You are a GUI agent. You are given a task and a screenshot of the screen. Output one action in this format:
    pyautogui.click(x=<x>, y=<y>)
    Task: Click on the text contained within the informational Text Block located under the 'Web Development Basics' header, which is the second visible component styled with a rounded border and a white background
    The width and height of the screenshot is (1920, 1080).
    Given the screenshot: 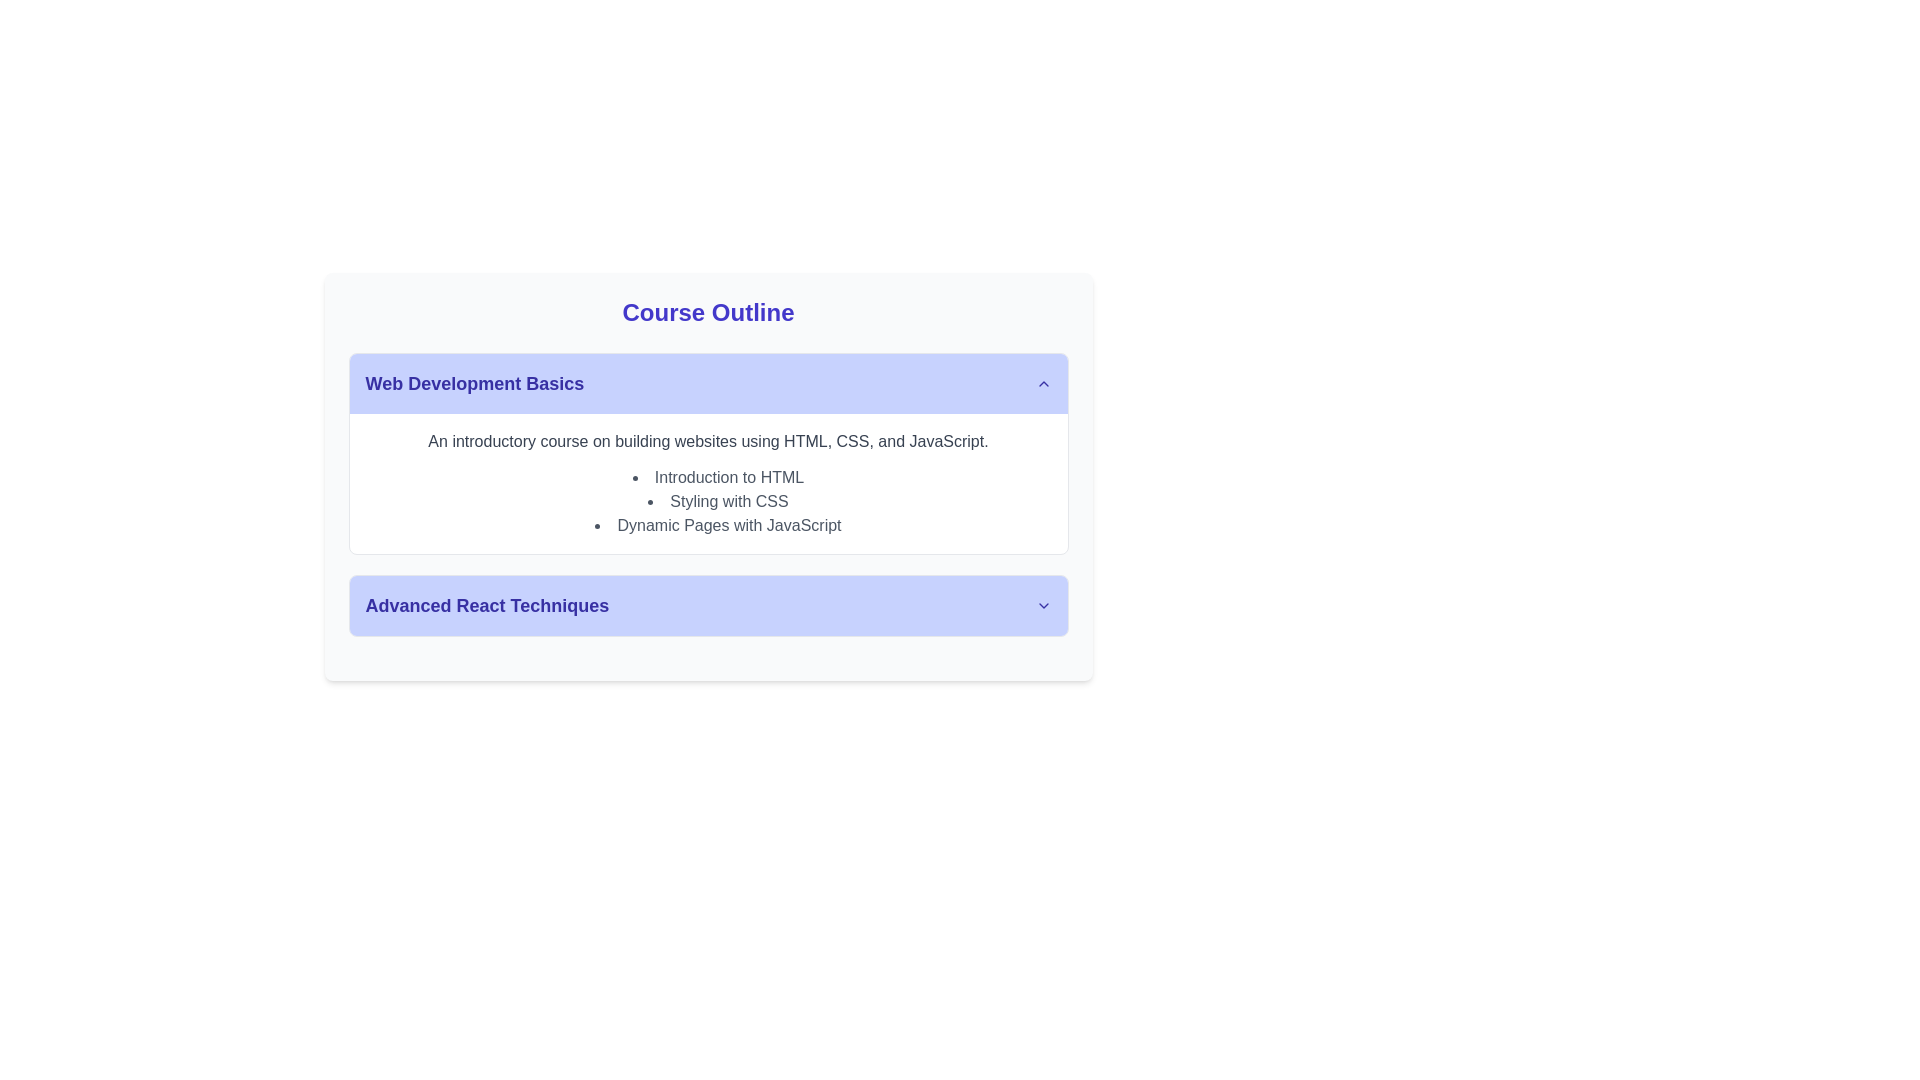 What is the action you would take?
    pyautogui.click(x=708, y=483)
    